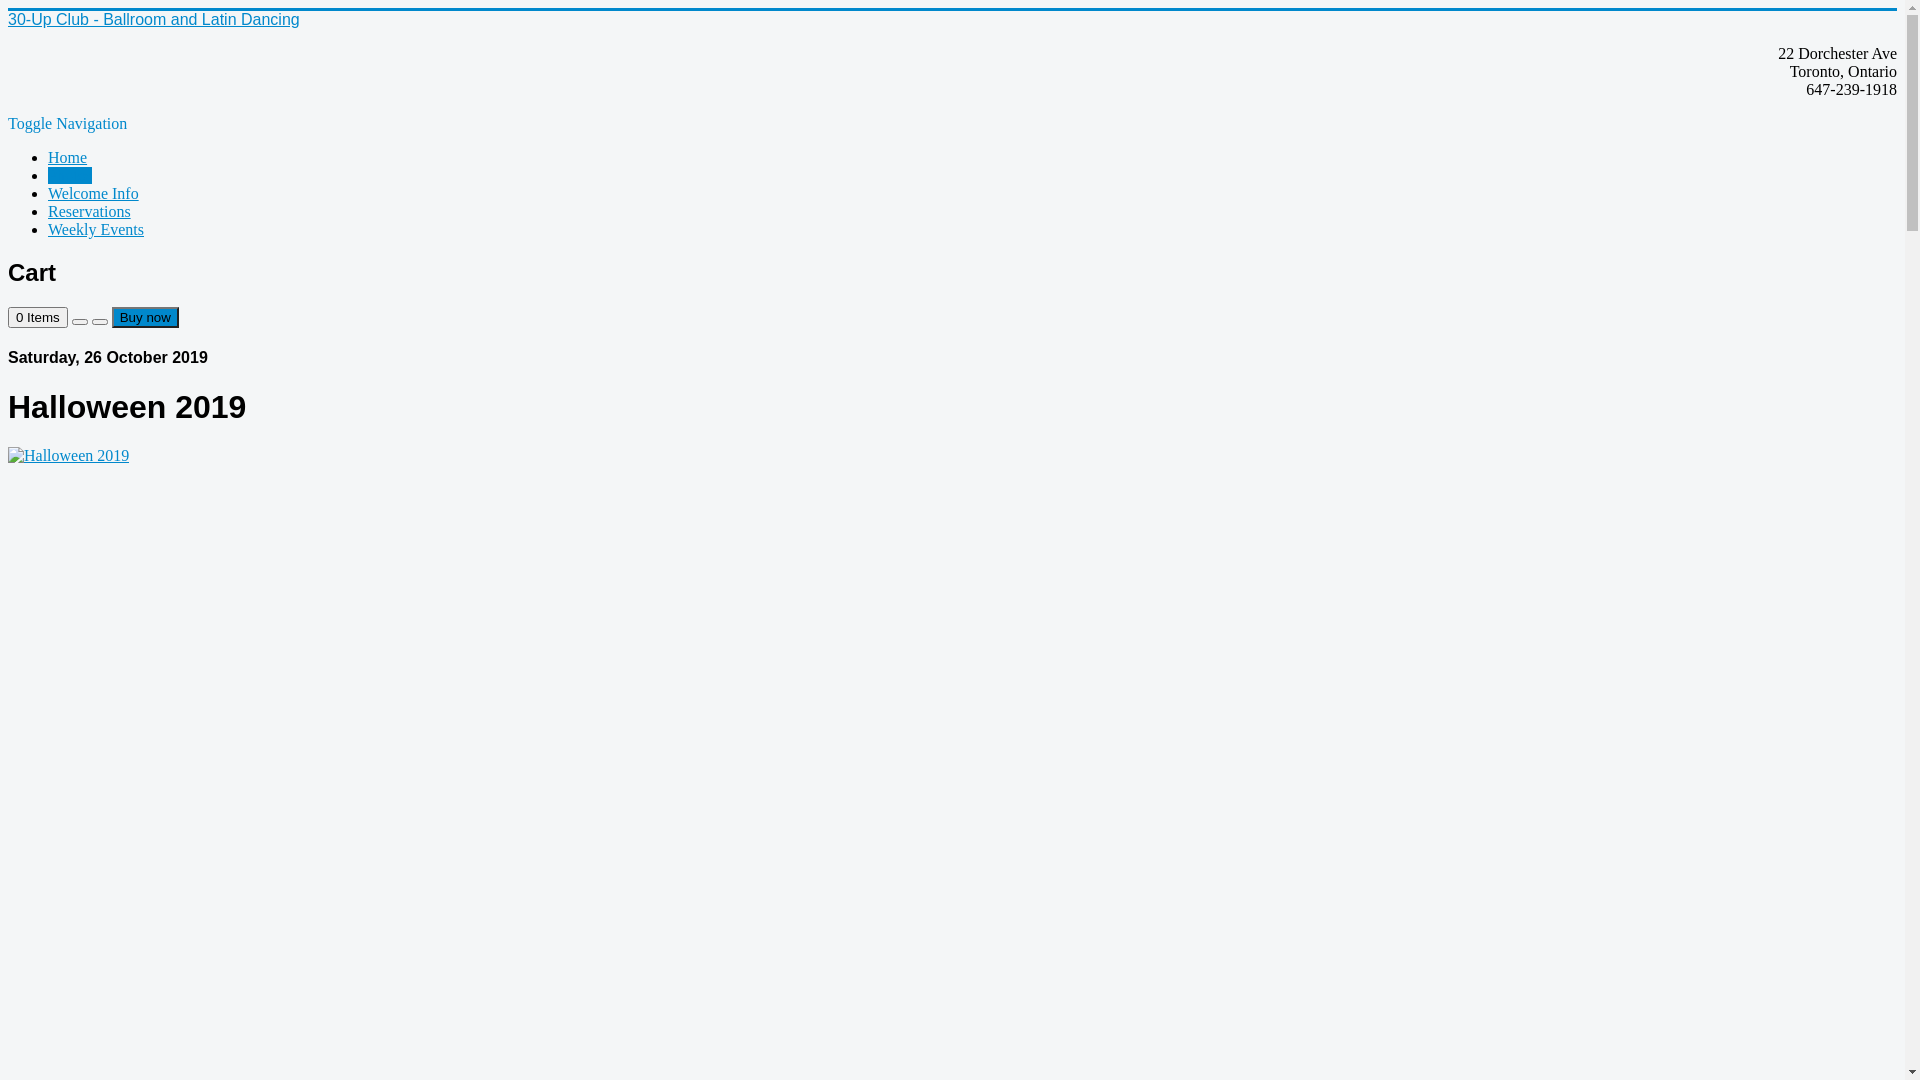  What do you see at coordinates (38, 316) in the screenshot?
I see `'0 Items'` at bounding box center [38, 316].